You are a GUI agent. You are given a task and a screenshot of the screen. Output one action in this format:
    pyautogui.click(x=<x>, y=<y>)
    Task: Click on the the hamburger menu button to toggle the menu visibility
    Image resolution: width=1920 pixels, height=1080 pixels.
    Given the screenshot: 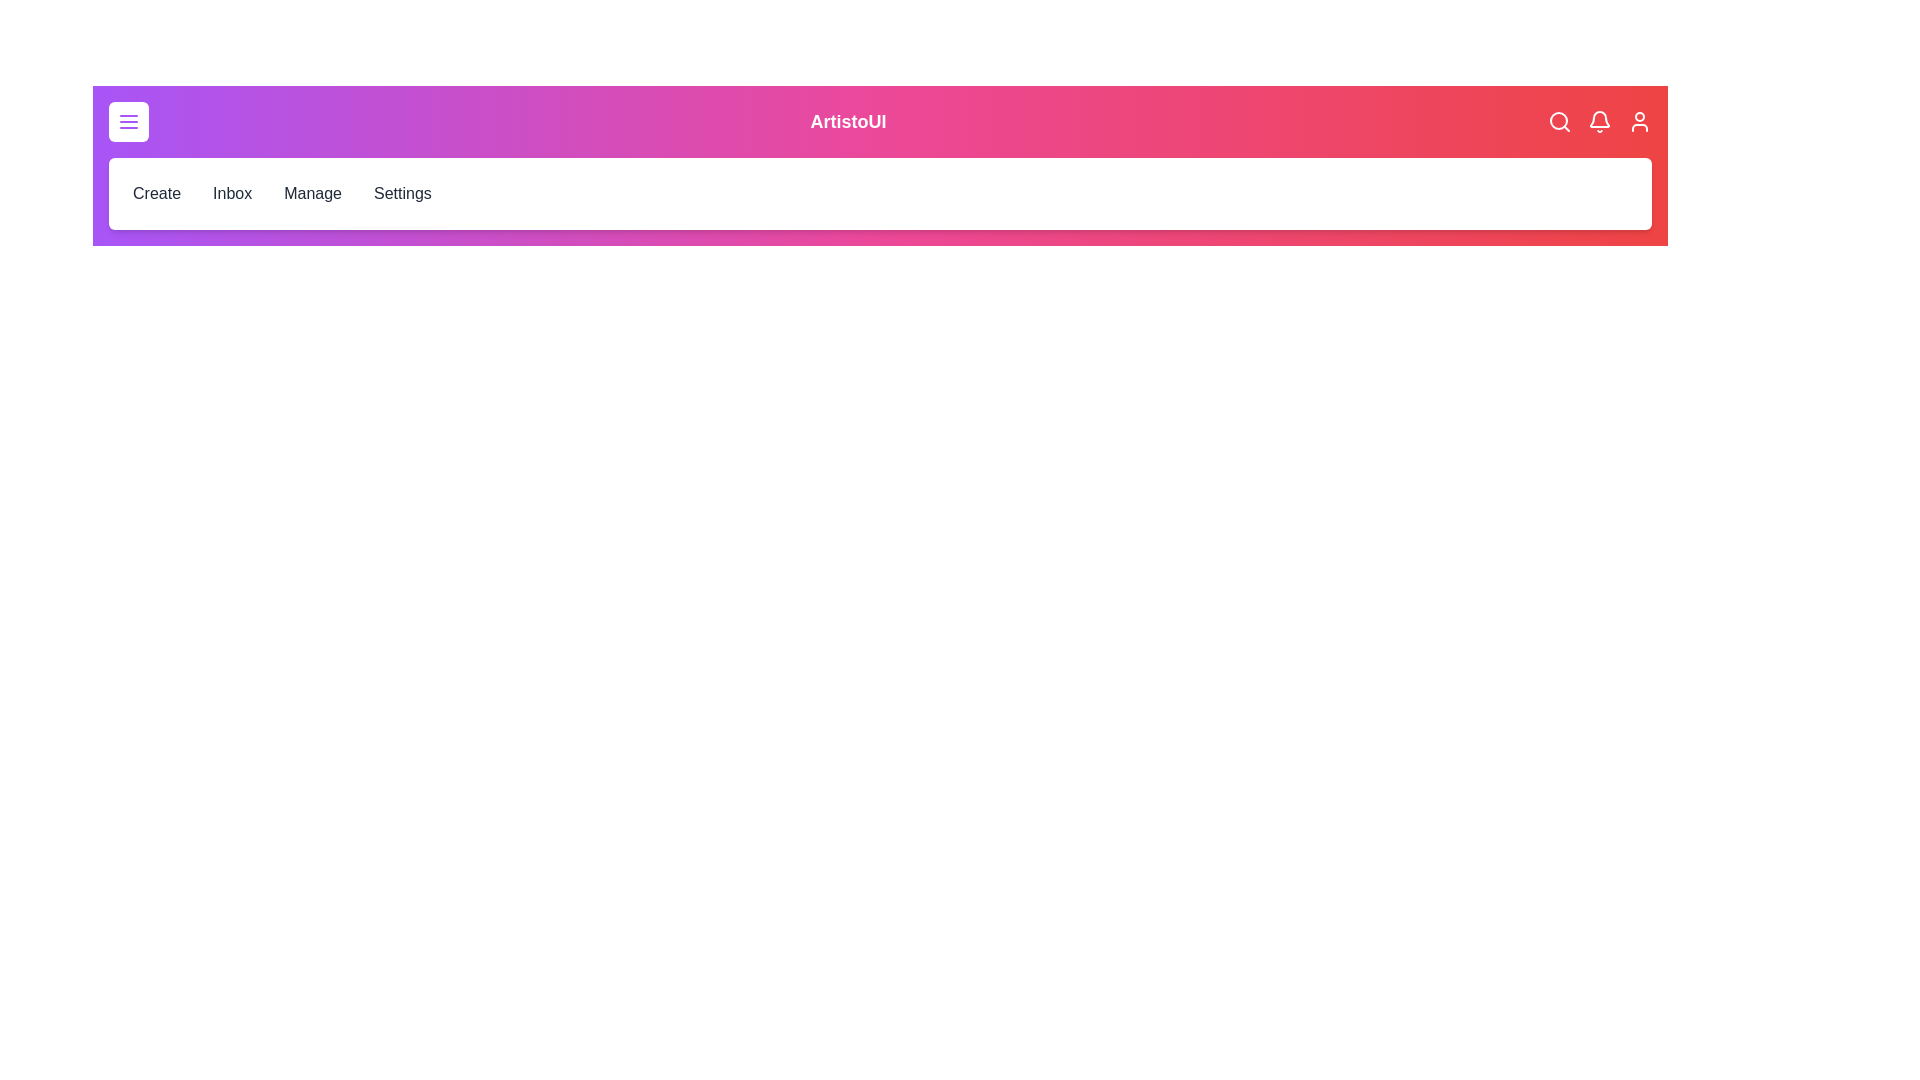 What is the action you would take?
    pyautogui.click(x=128, y=122)
    